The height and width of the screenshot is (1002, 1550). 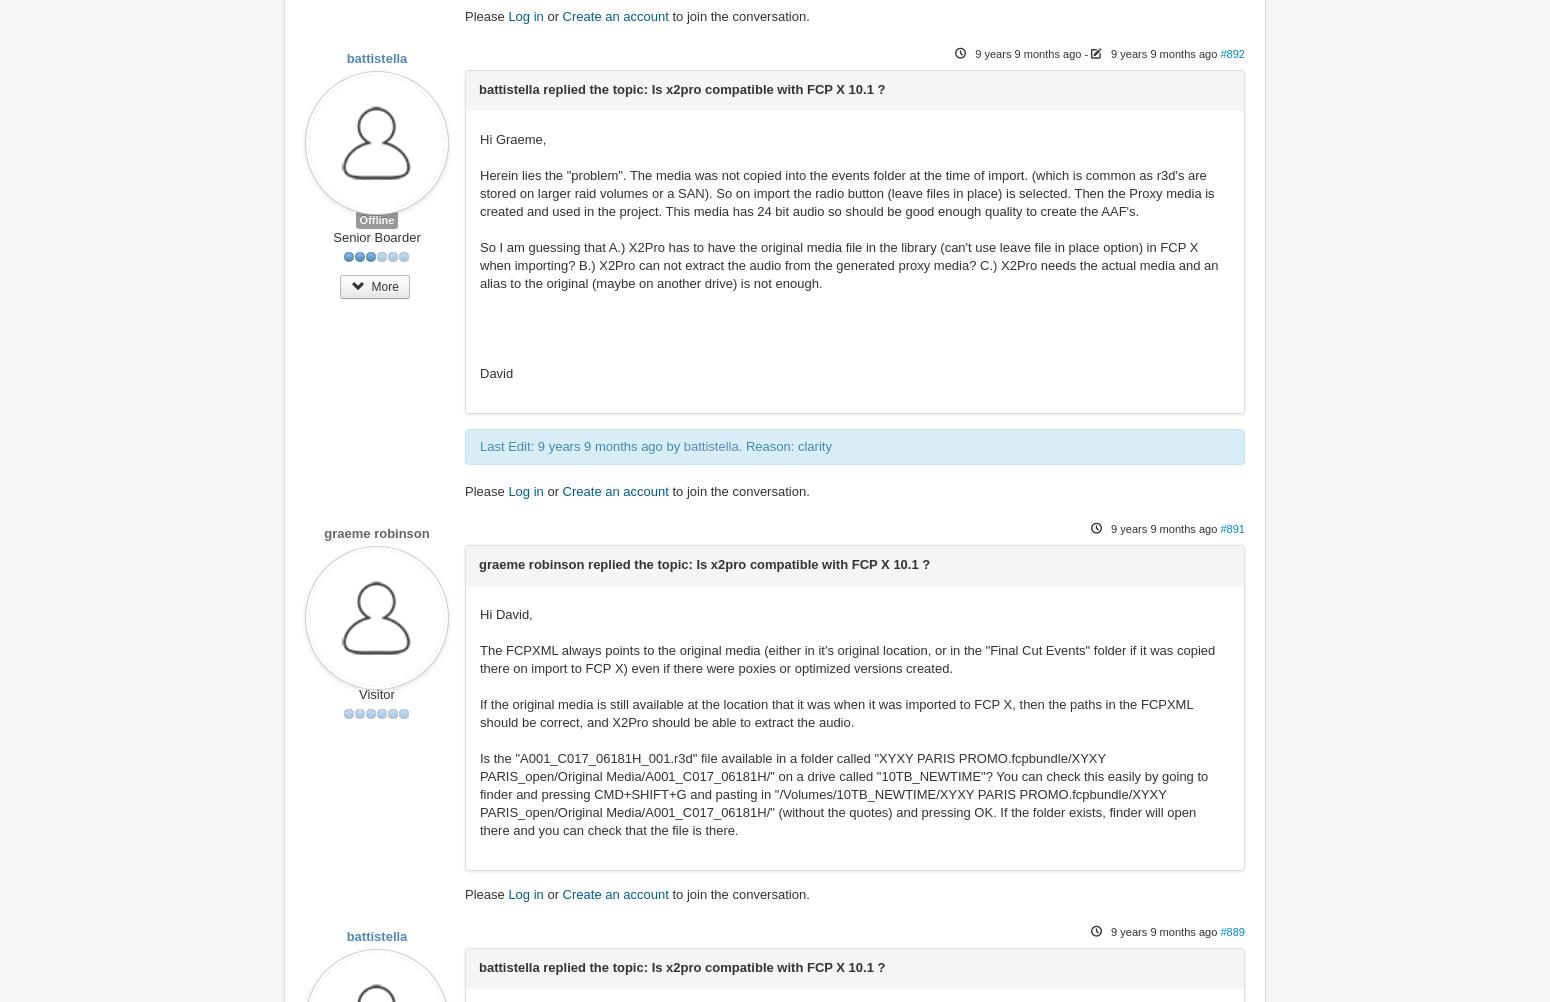 I want to click on '#891', so click(x=1232, y=528).